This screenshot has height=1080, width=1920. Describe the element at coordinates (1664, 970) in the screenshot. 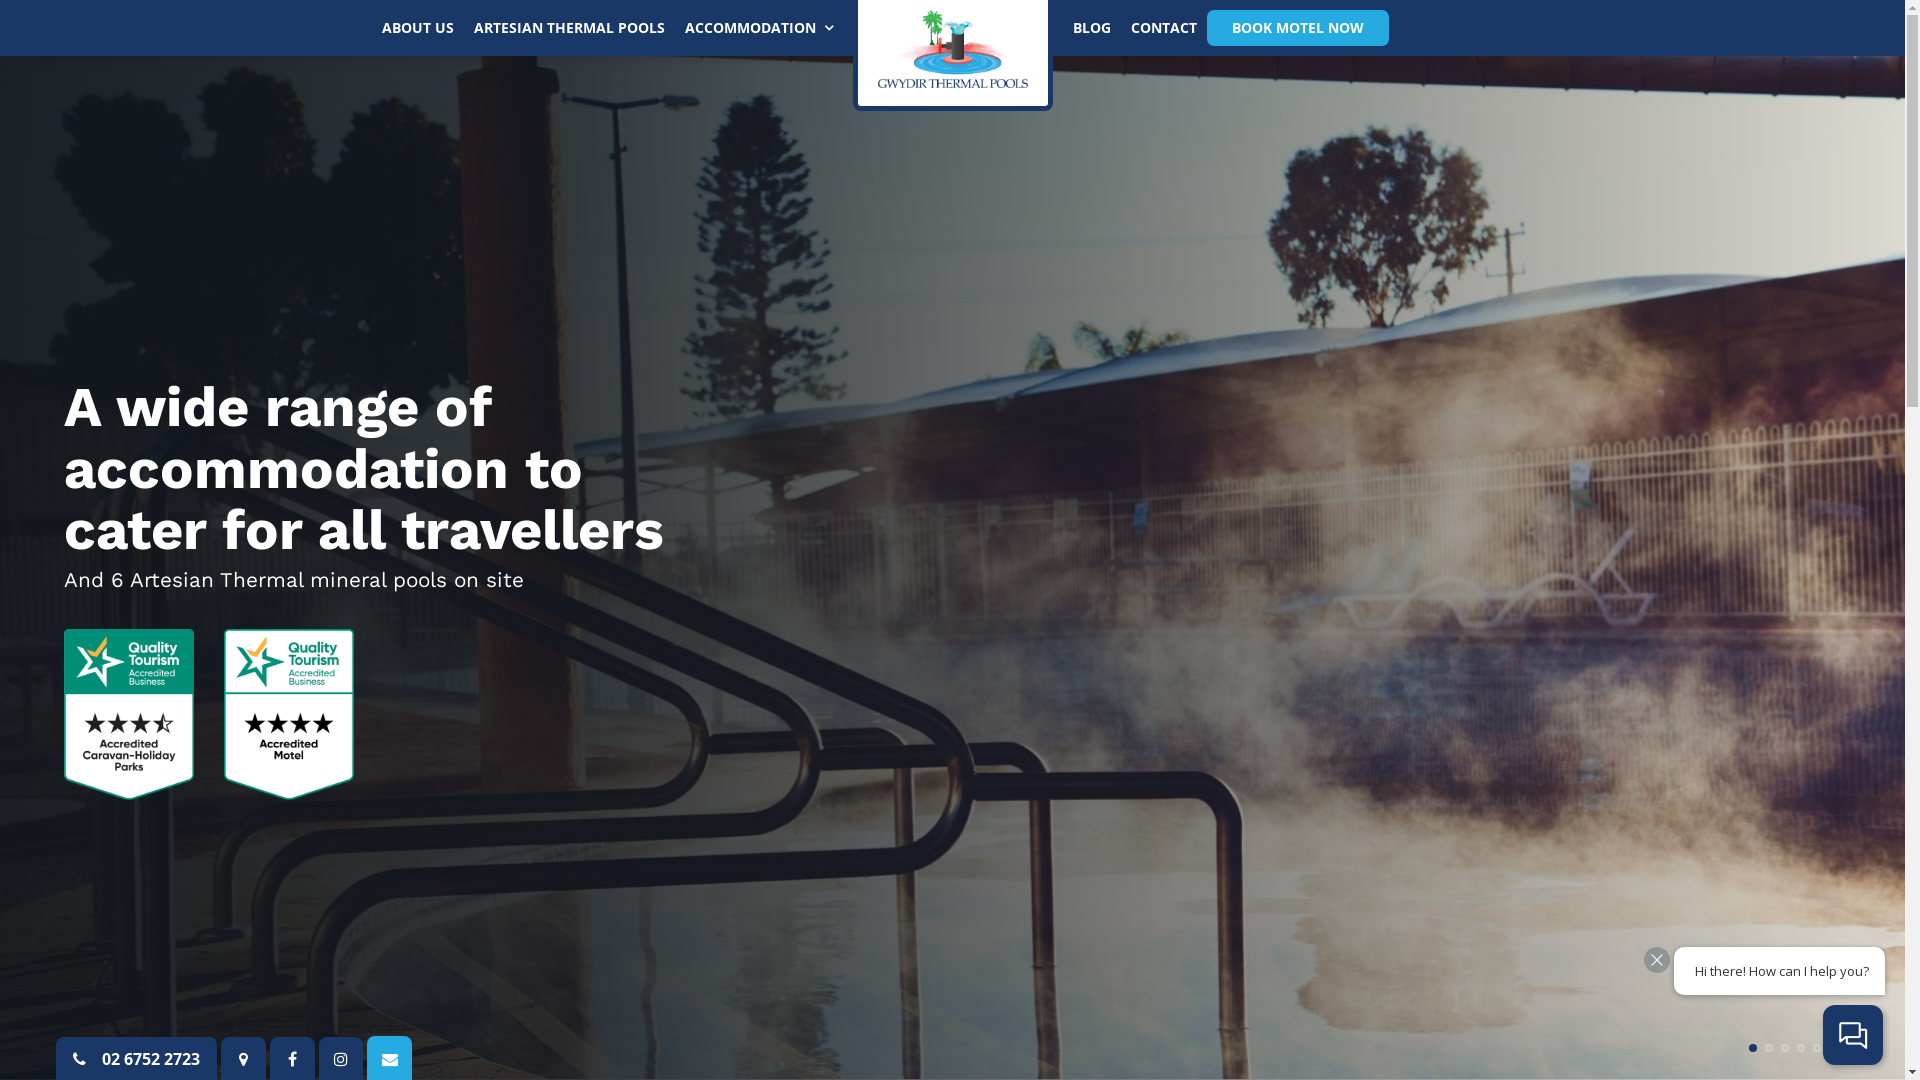

I see `'greeting'` at that location.